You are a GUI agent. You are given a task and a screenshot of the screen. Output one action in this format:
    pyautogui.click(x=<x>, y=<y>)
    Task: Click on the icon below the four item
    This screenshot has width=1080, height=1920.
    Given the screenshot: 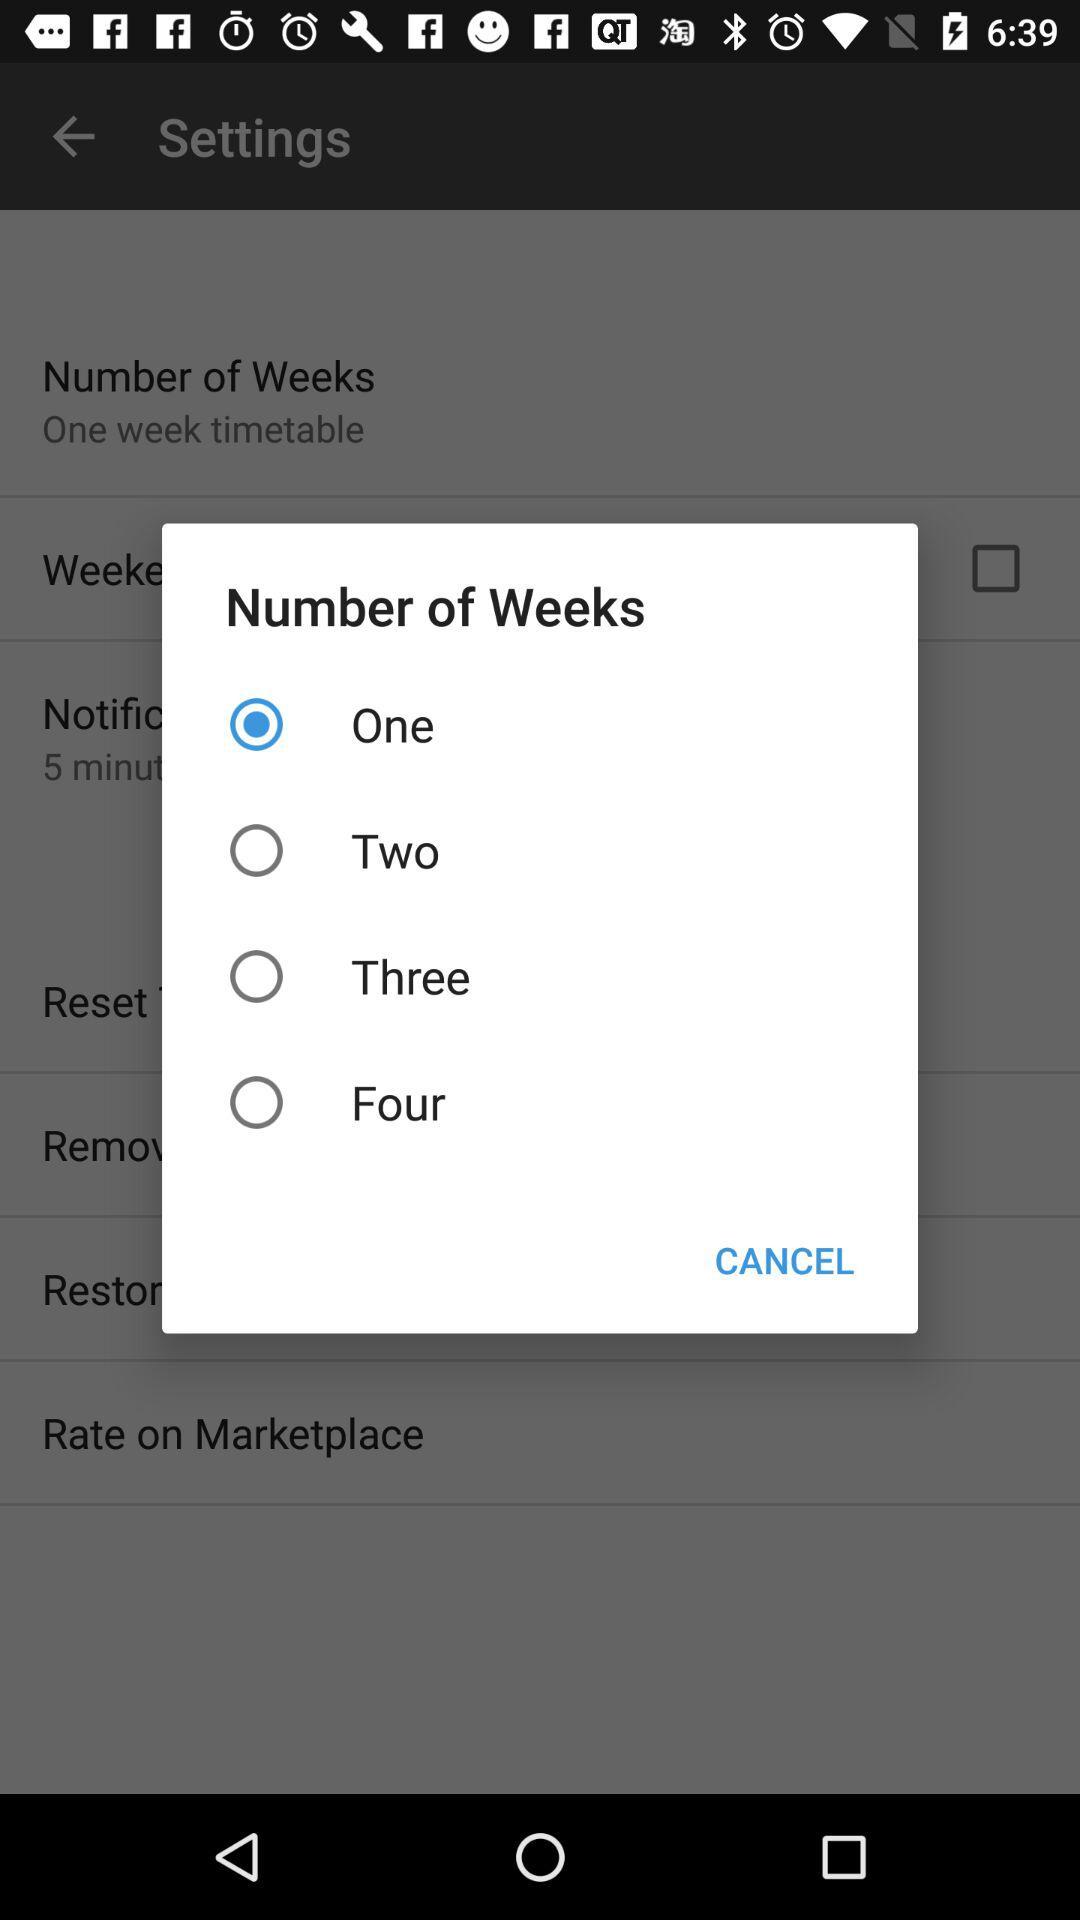 What is the action you would take?
    pyautogui.click(x=783, y=1258)
    